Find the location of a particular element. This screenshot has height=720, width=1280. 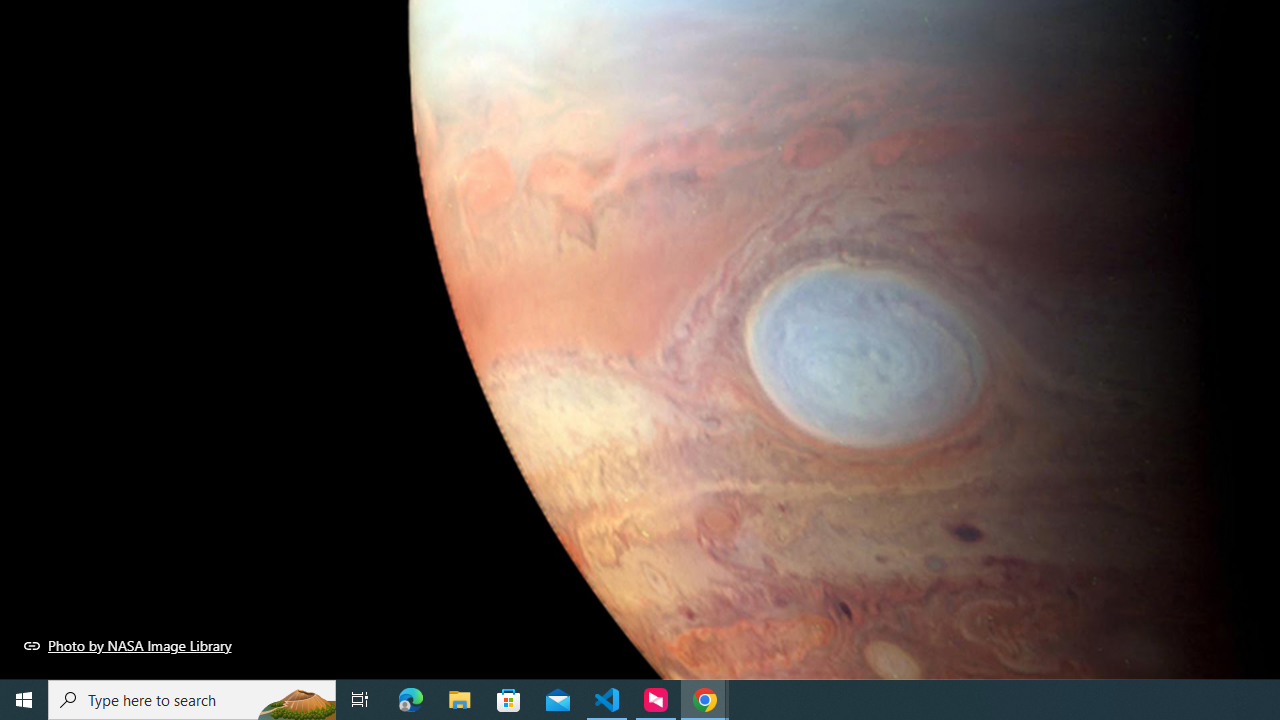

'Photo by NASA Image Library' is located at coordinates (127, 645).